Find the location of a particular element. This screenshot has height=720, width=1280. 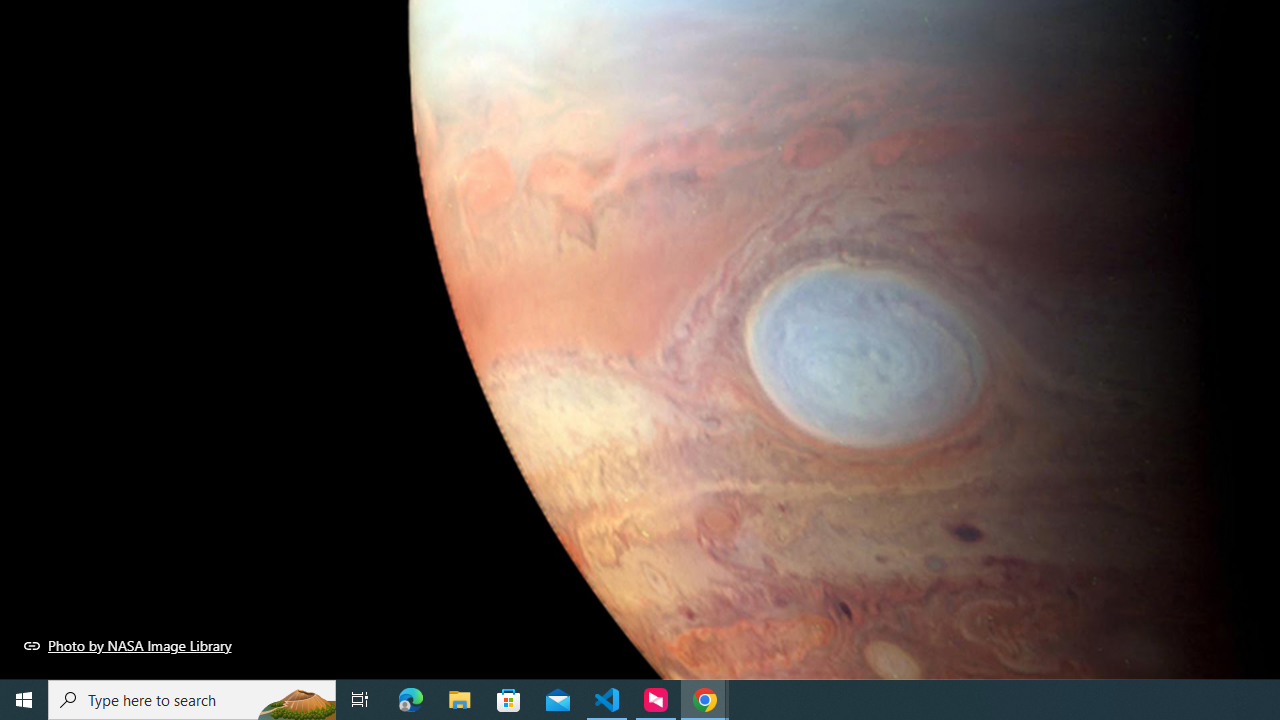

'Photo by NASA Image Library' is located at coordinates (127, 645).